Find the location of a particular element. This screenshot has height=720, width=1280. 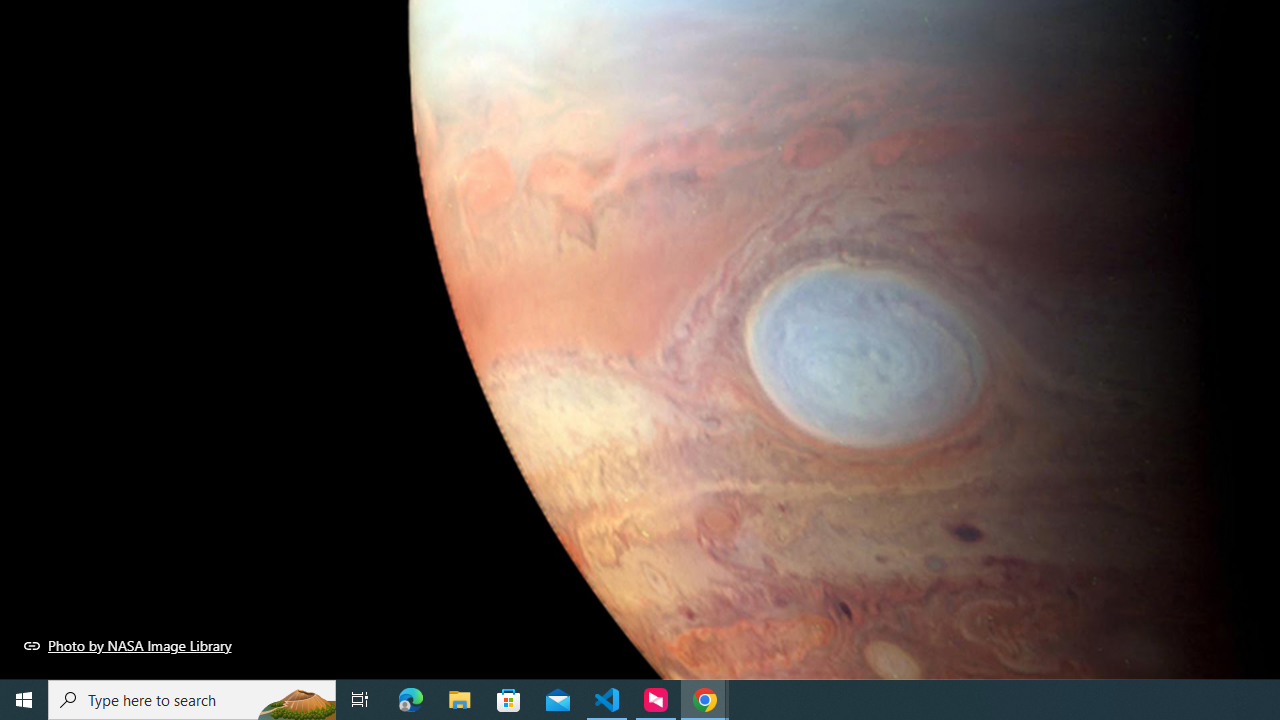

'Photo by NASA Image Library' is located at coordinates (127, 645).